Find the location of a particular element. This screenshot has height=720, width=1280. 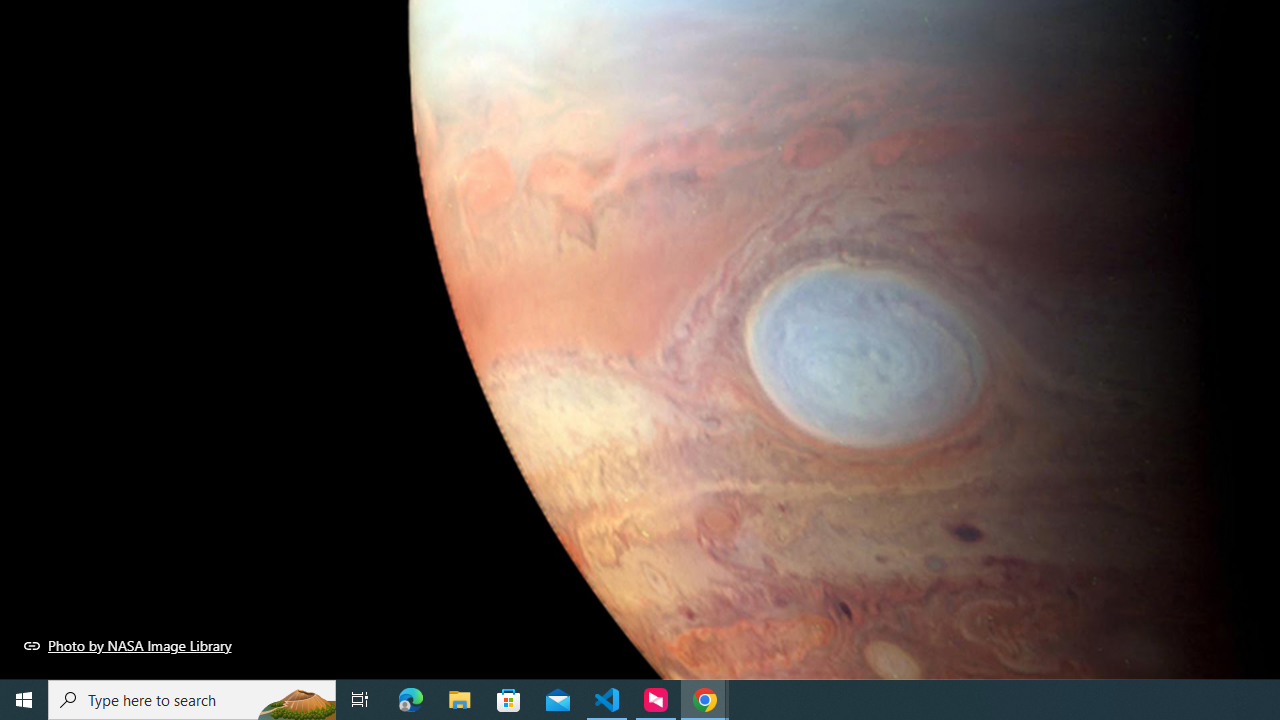

'Photo by NASA Image Library' is located at coordinates (127, 645).